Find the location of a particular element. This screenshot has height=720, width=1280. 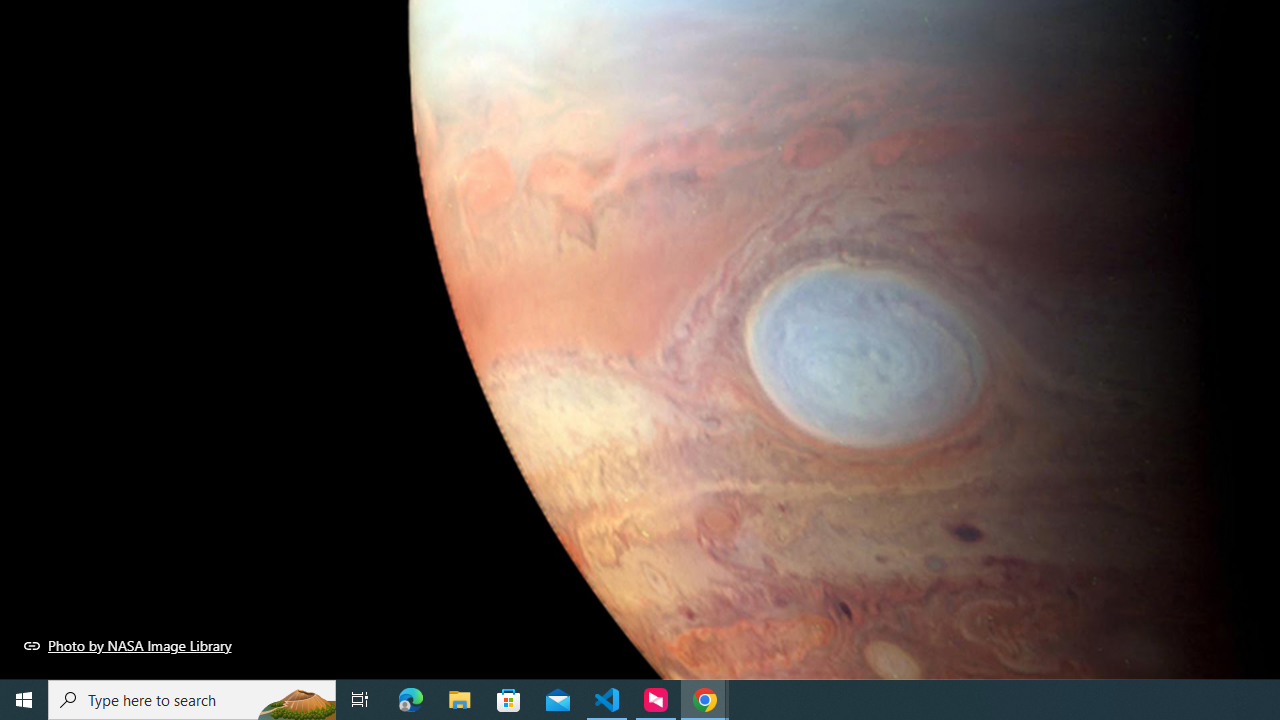

'Photo by NASA Image Library' is located at coordinates (127, 645).